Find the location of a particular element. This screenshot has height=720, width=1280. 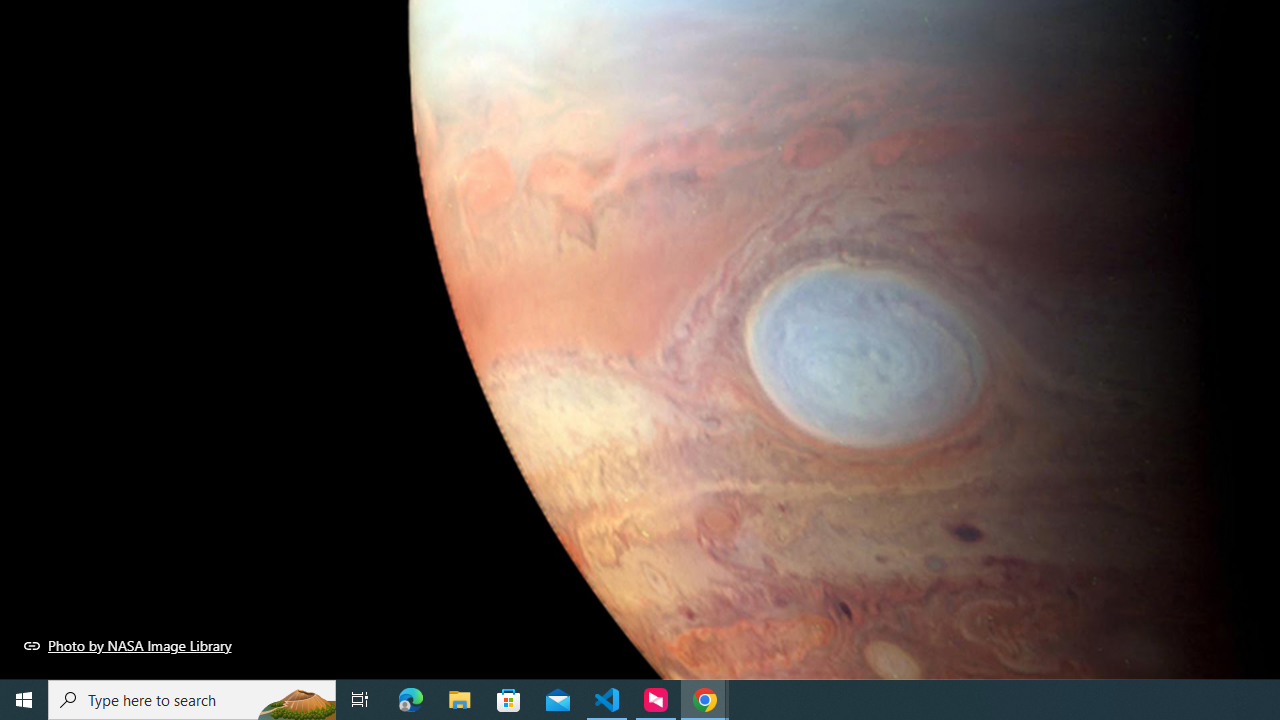

'Photo by NASA Image Library' is located at coordinates (127, 645).